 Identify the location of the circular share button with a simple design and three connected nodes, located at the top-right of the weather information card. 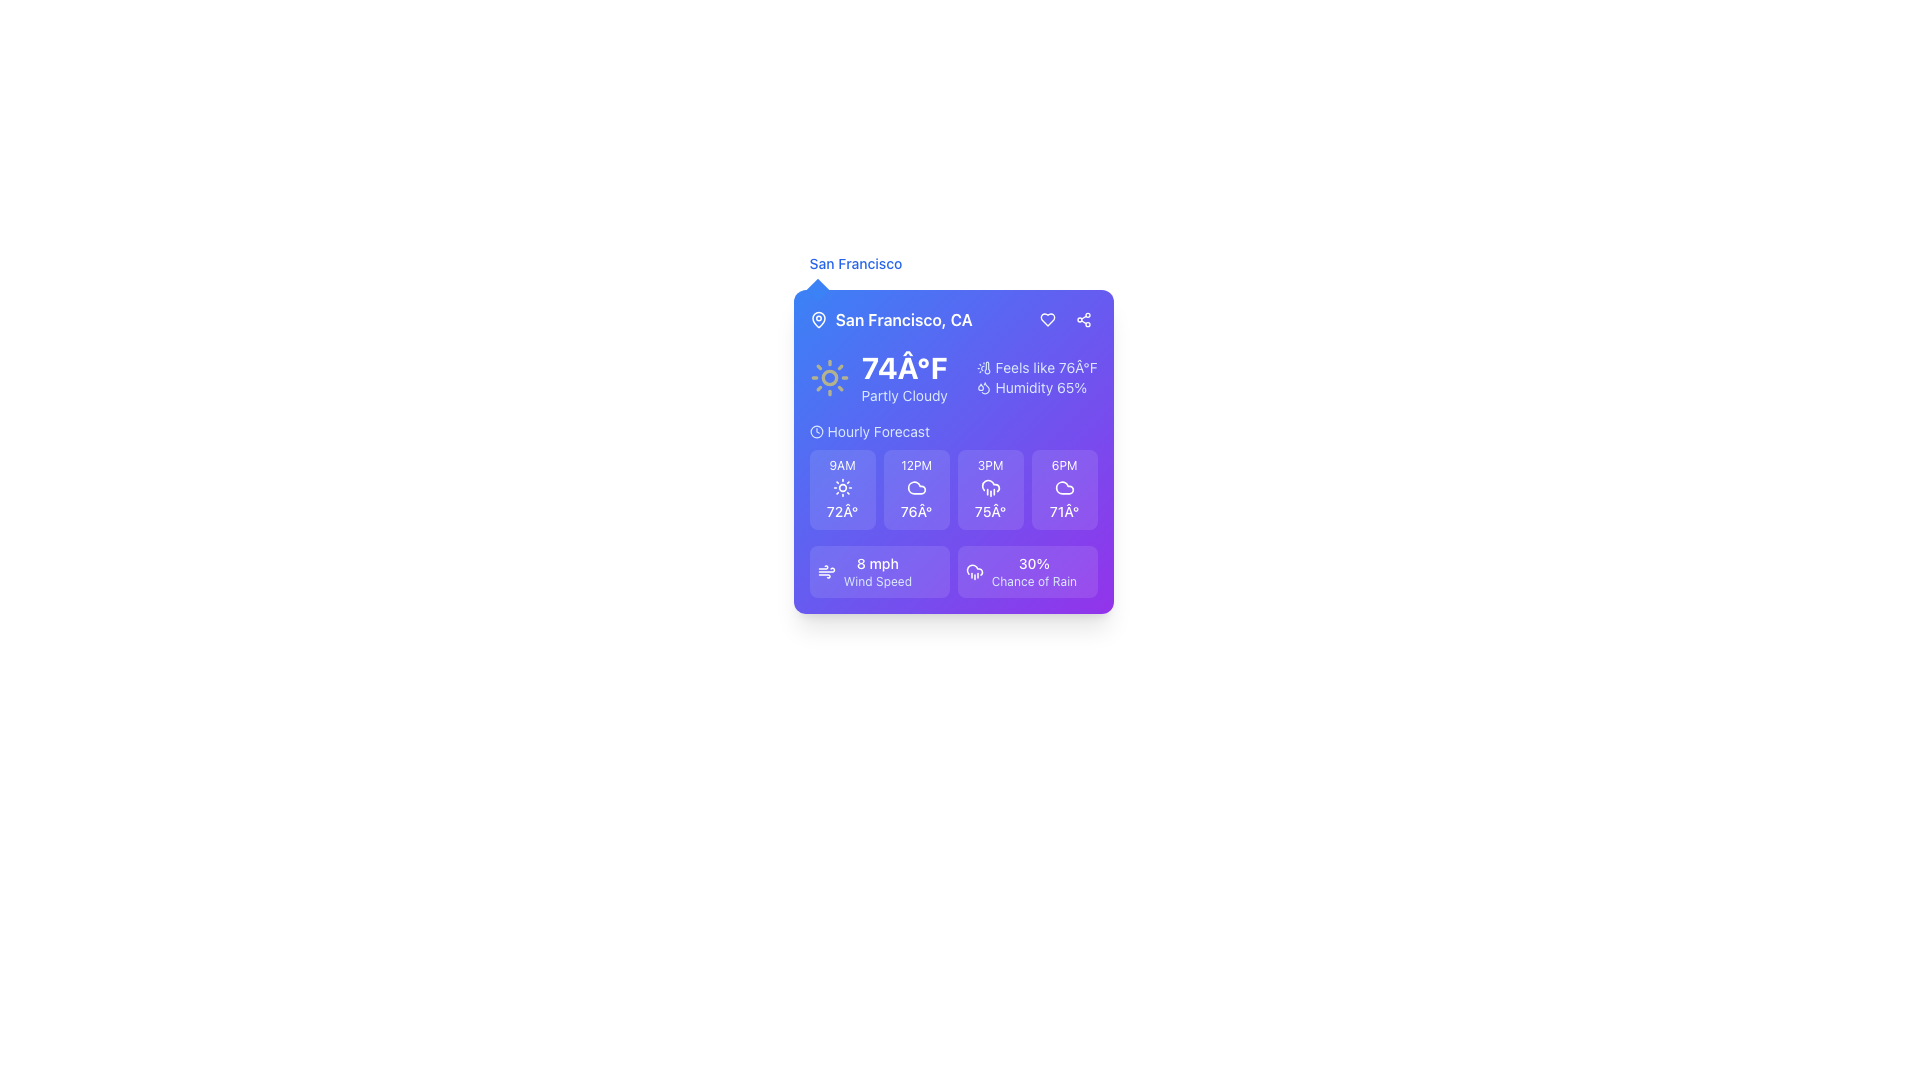
(1082, 319).